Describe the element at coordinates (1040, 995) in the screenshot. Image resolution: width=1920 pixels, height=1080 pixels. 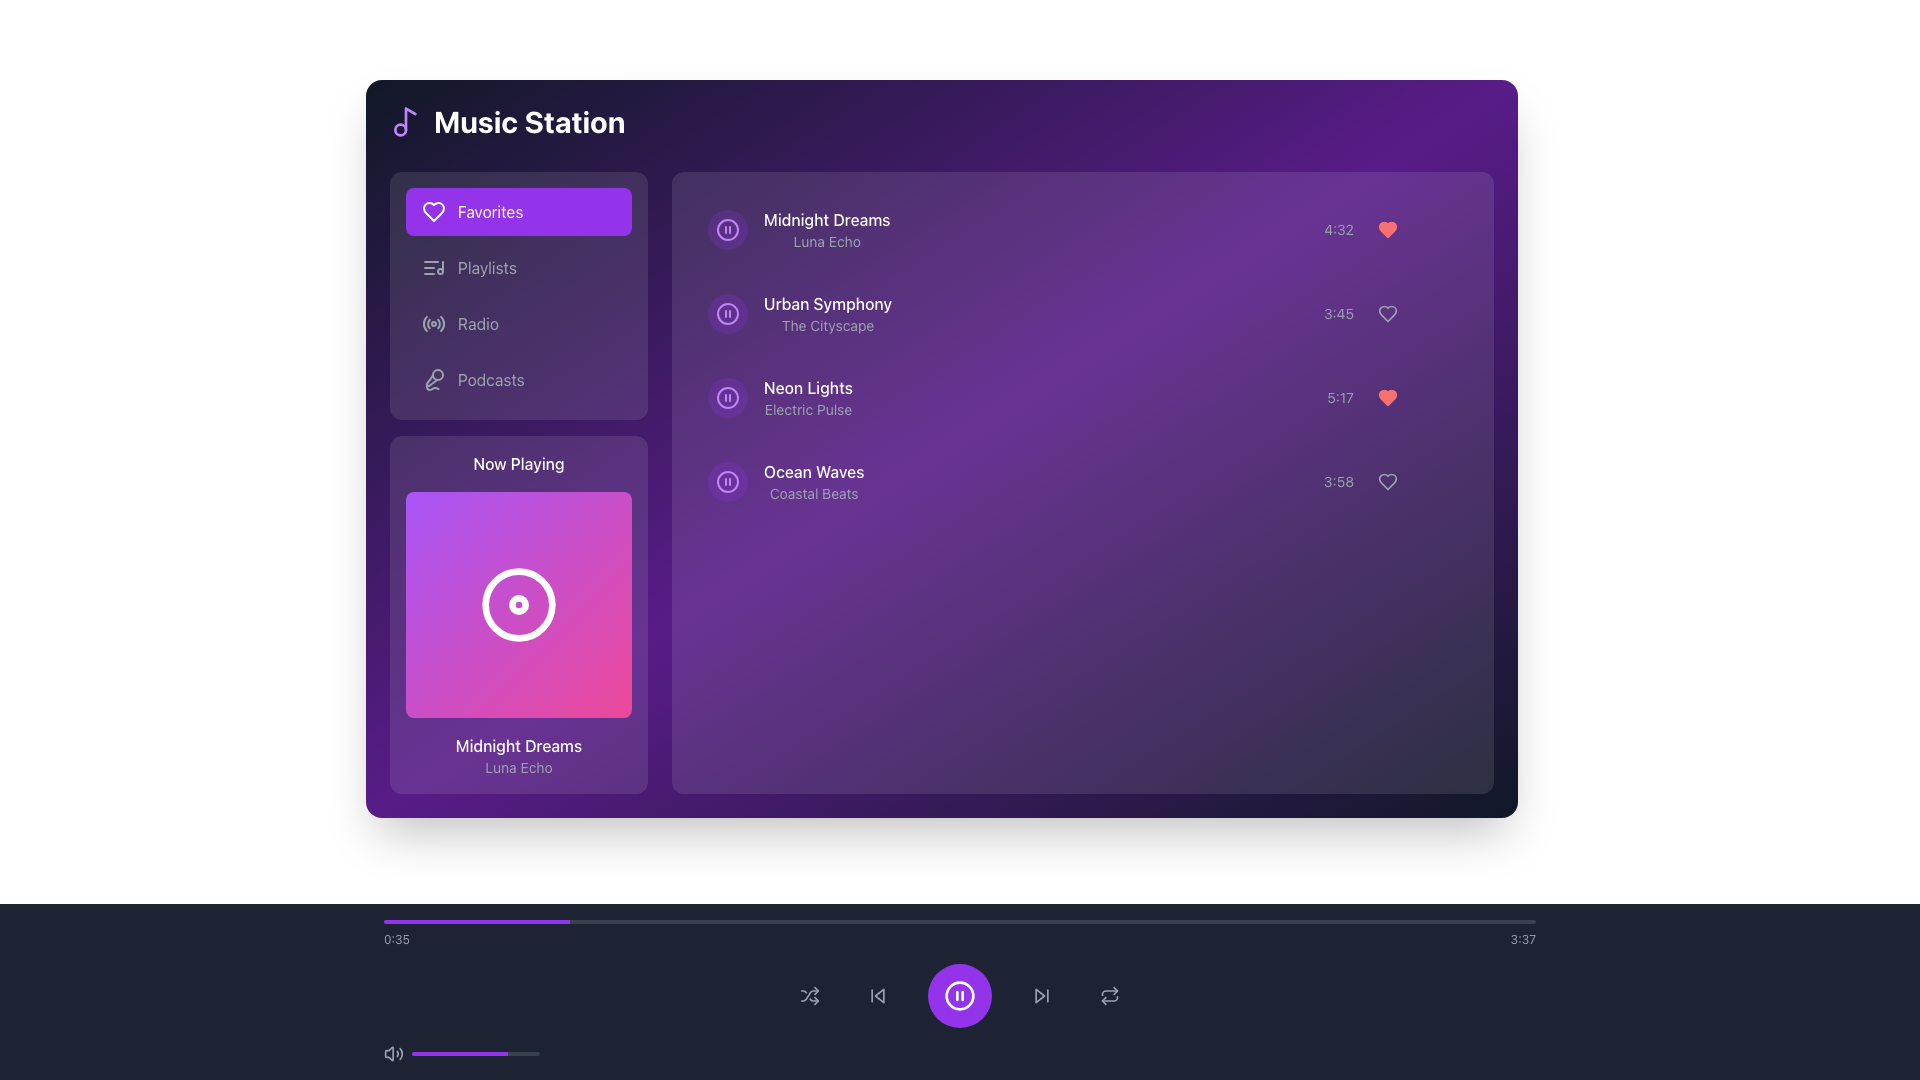
I see `the skip-forward button, which is a small gray triangle adjacent to a vertical line on the horizontal control bar at the bottom of the interface` at that location.